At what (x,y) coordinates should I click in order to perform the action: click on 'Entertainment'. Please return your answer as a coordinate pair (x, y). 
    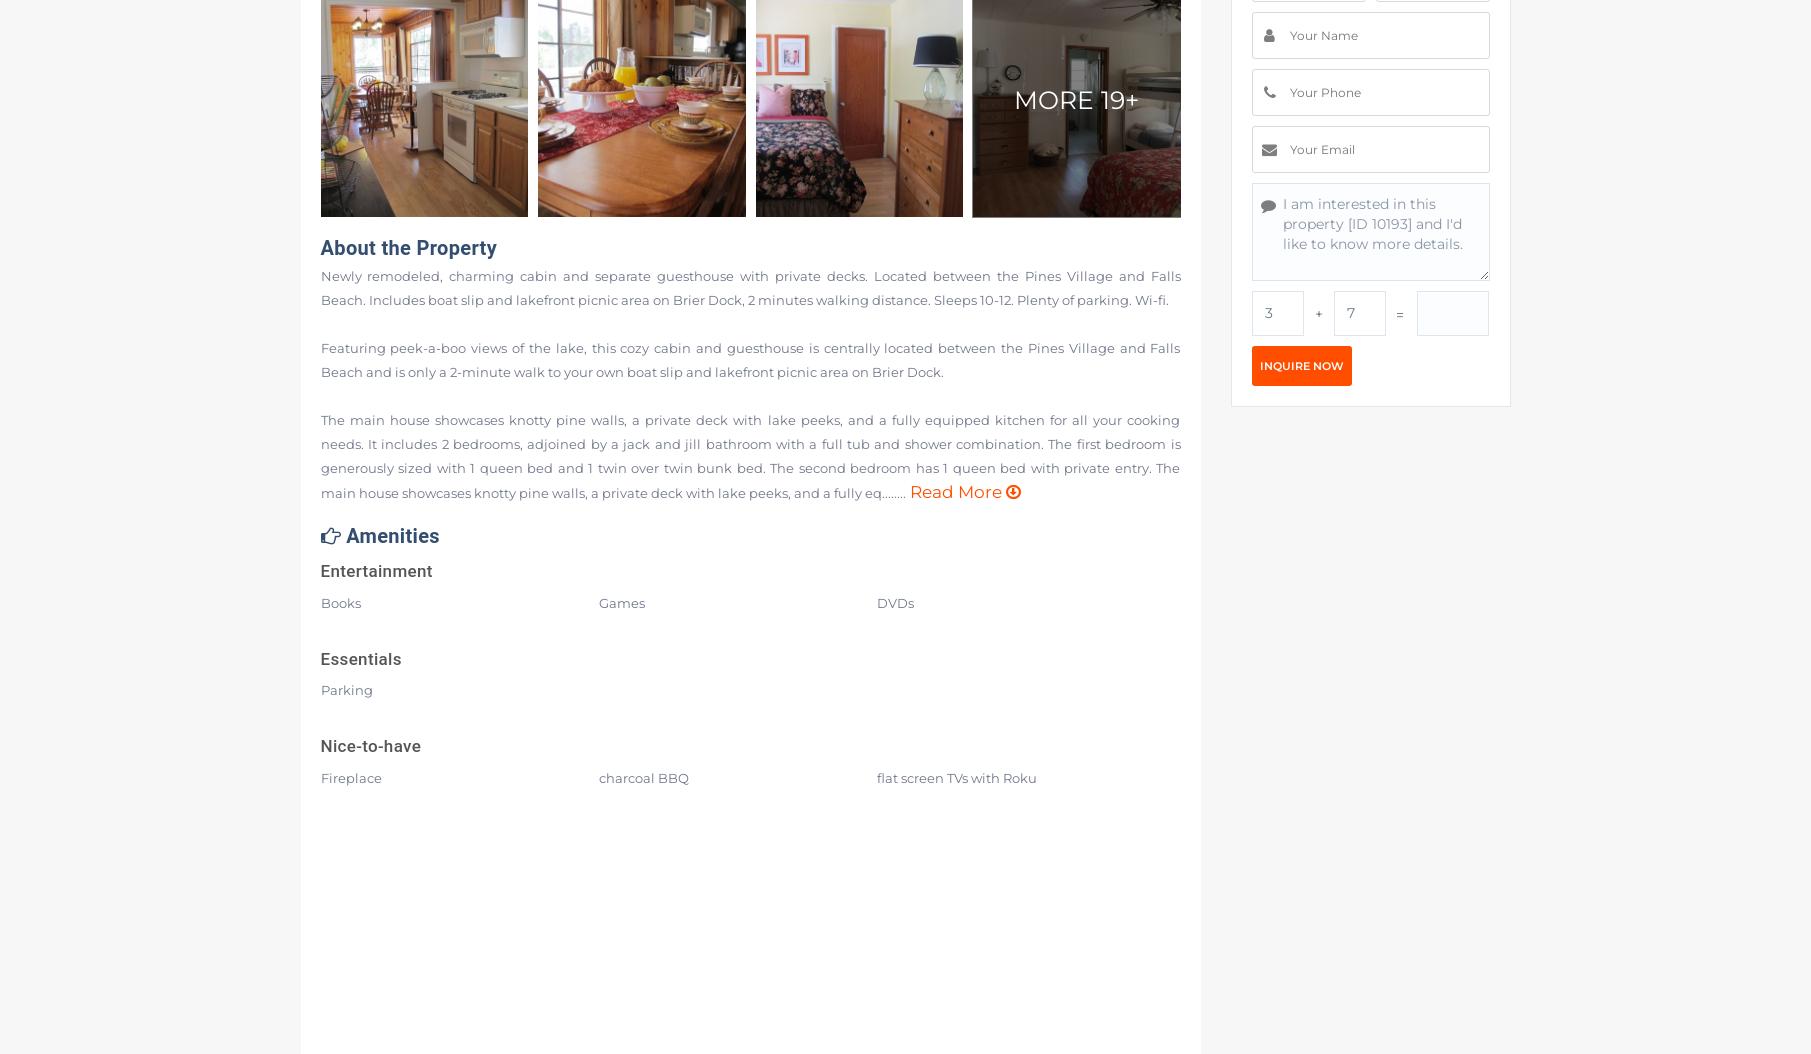
    Looking at the image, I should click on (374, 570).